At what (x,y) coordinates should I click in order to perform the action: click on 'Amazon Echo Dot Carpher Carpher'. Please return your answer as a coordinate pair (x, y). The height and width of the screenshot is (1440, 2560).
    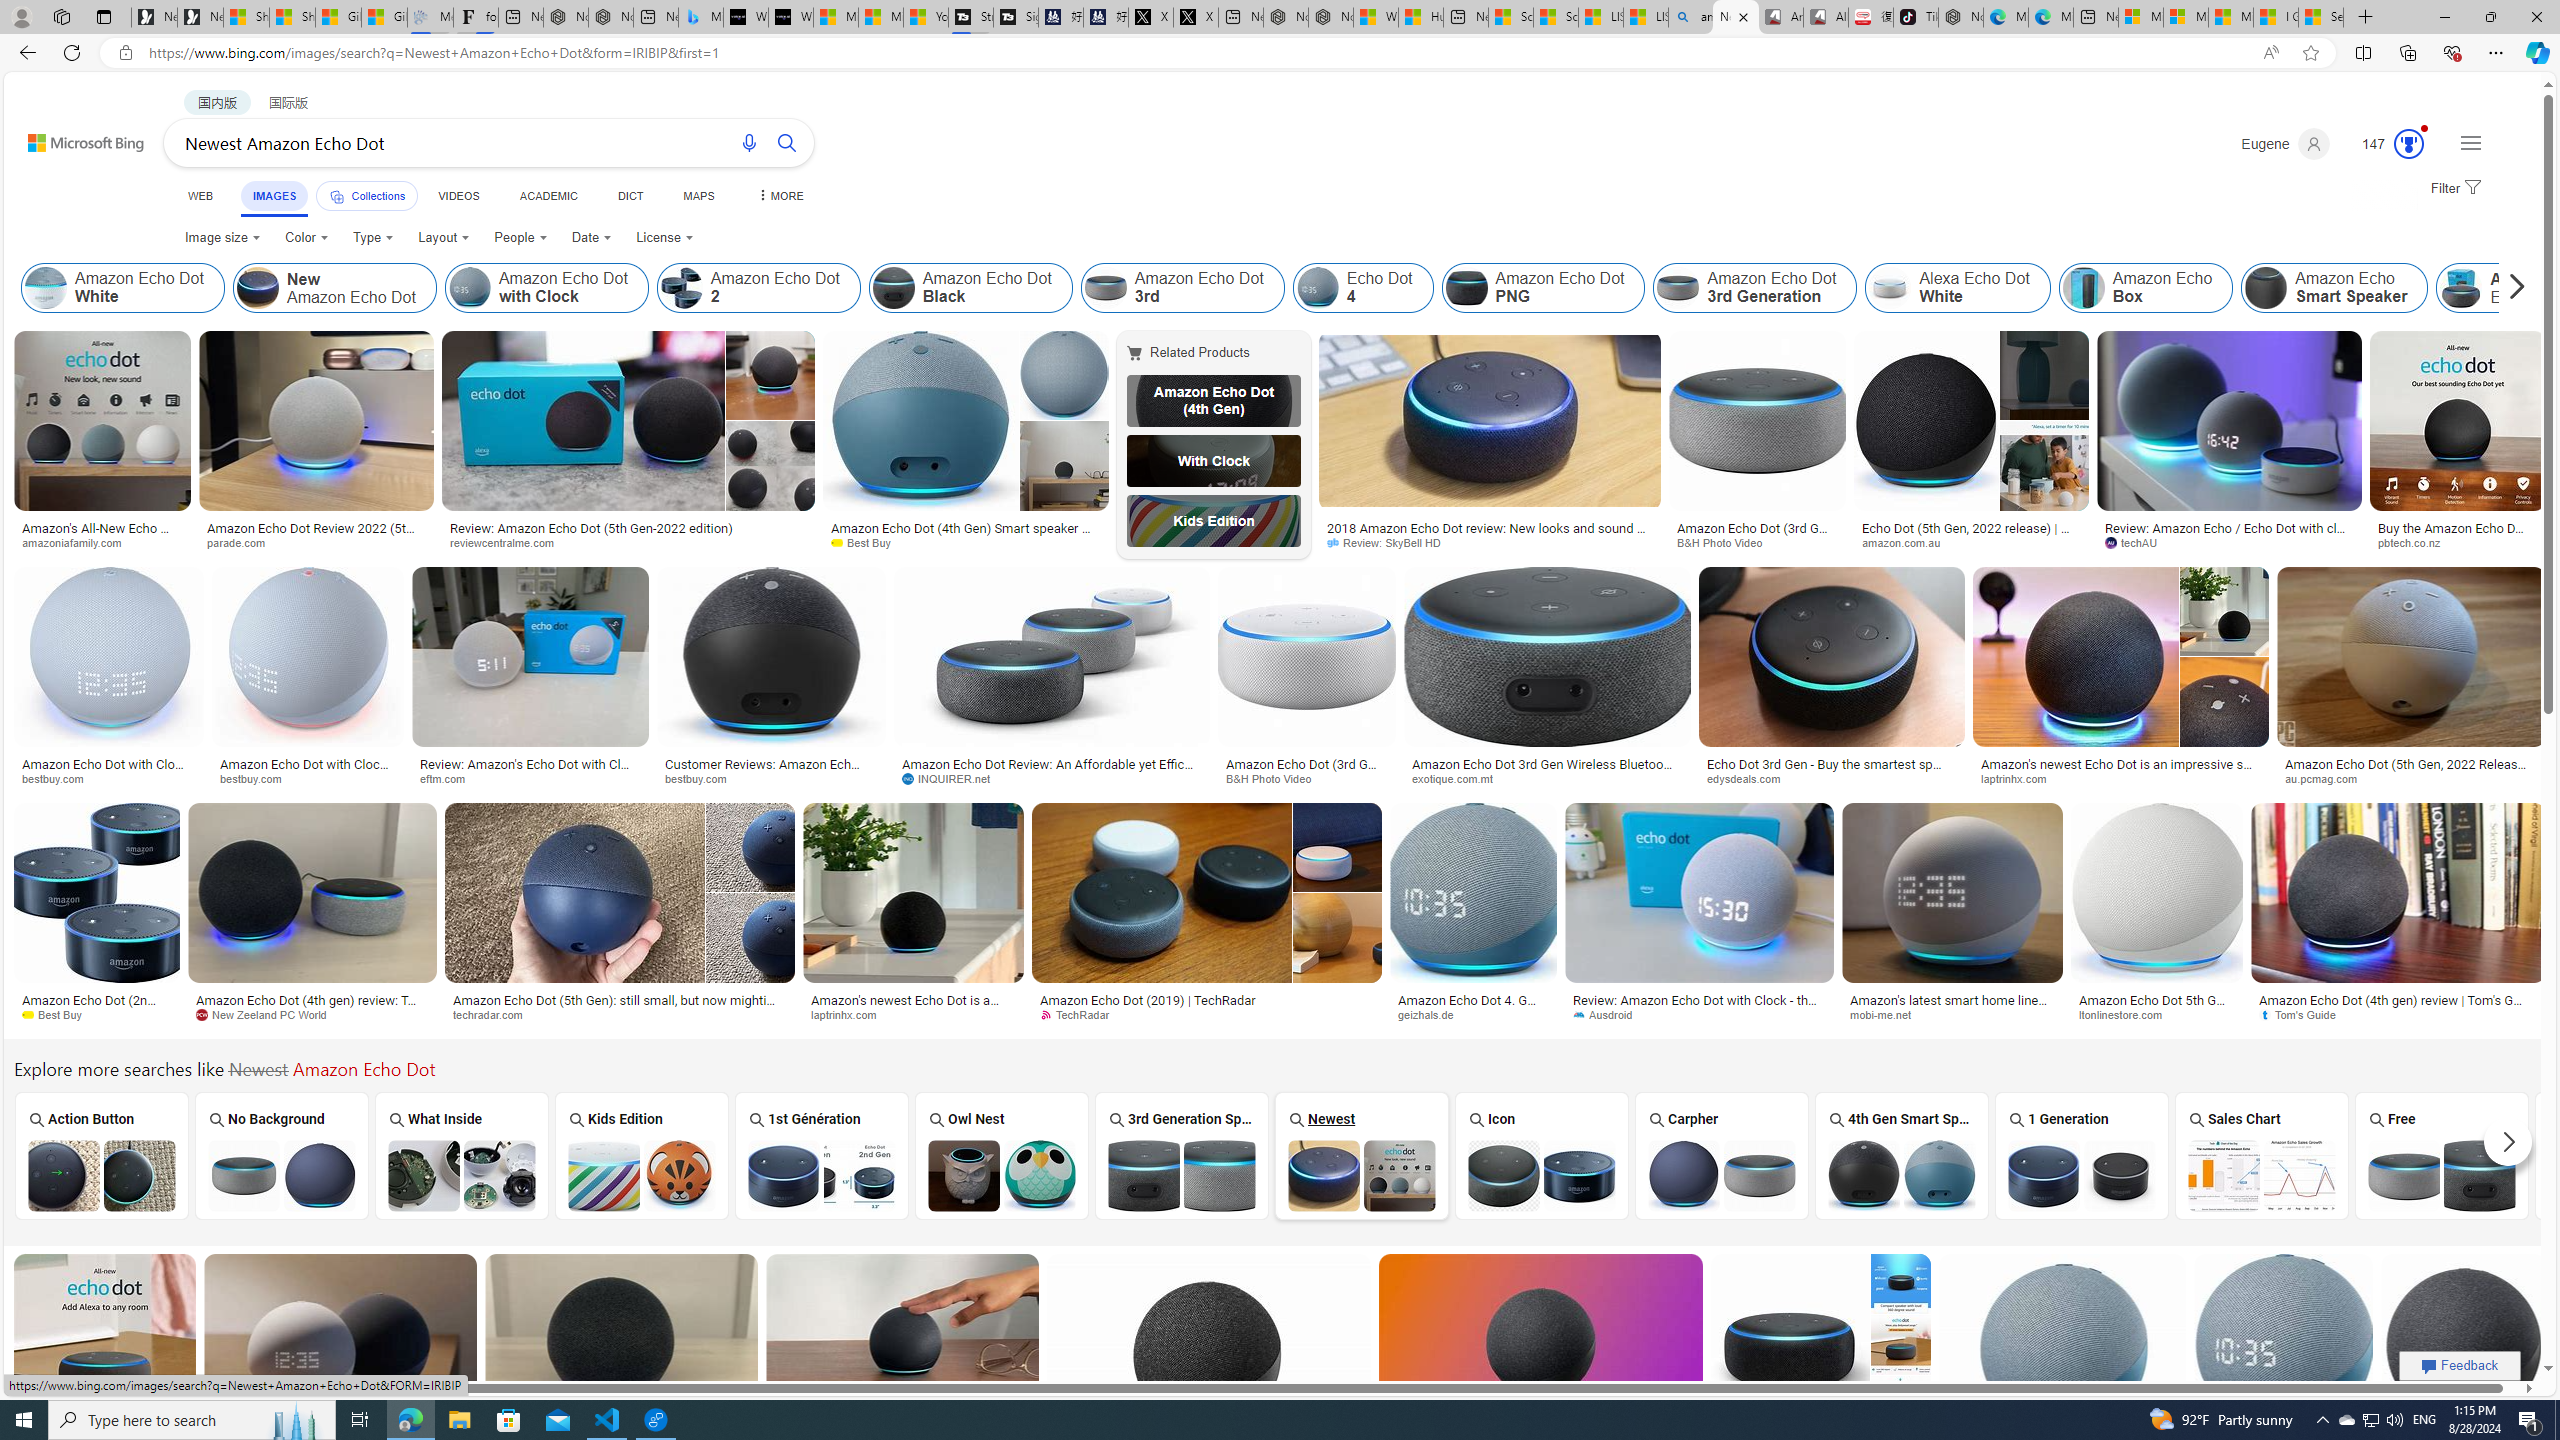
    Looking at the image, I should click on (1720, 1154).